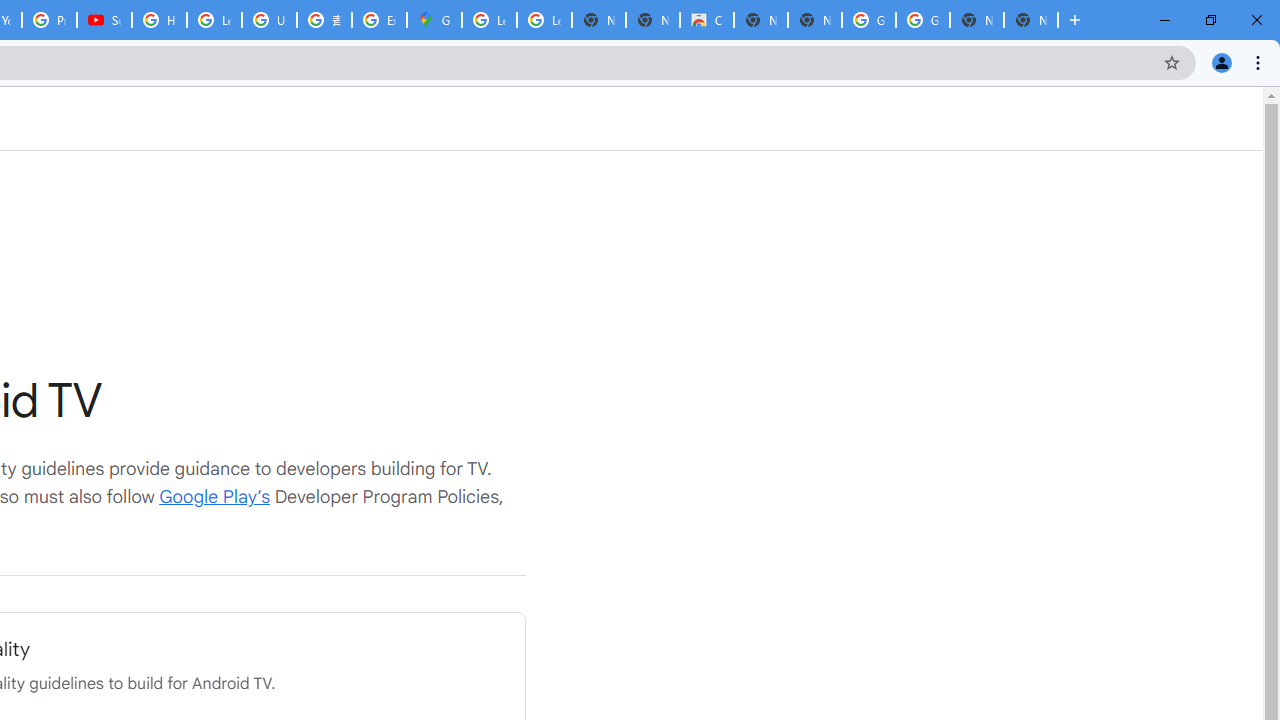  Describe the element at coordinates (921, 20) in the screenshot. I see `'Google Images'` at that location.